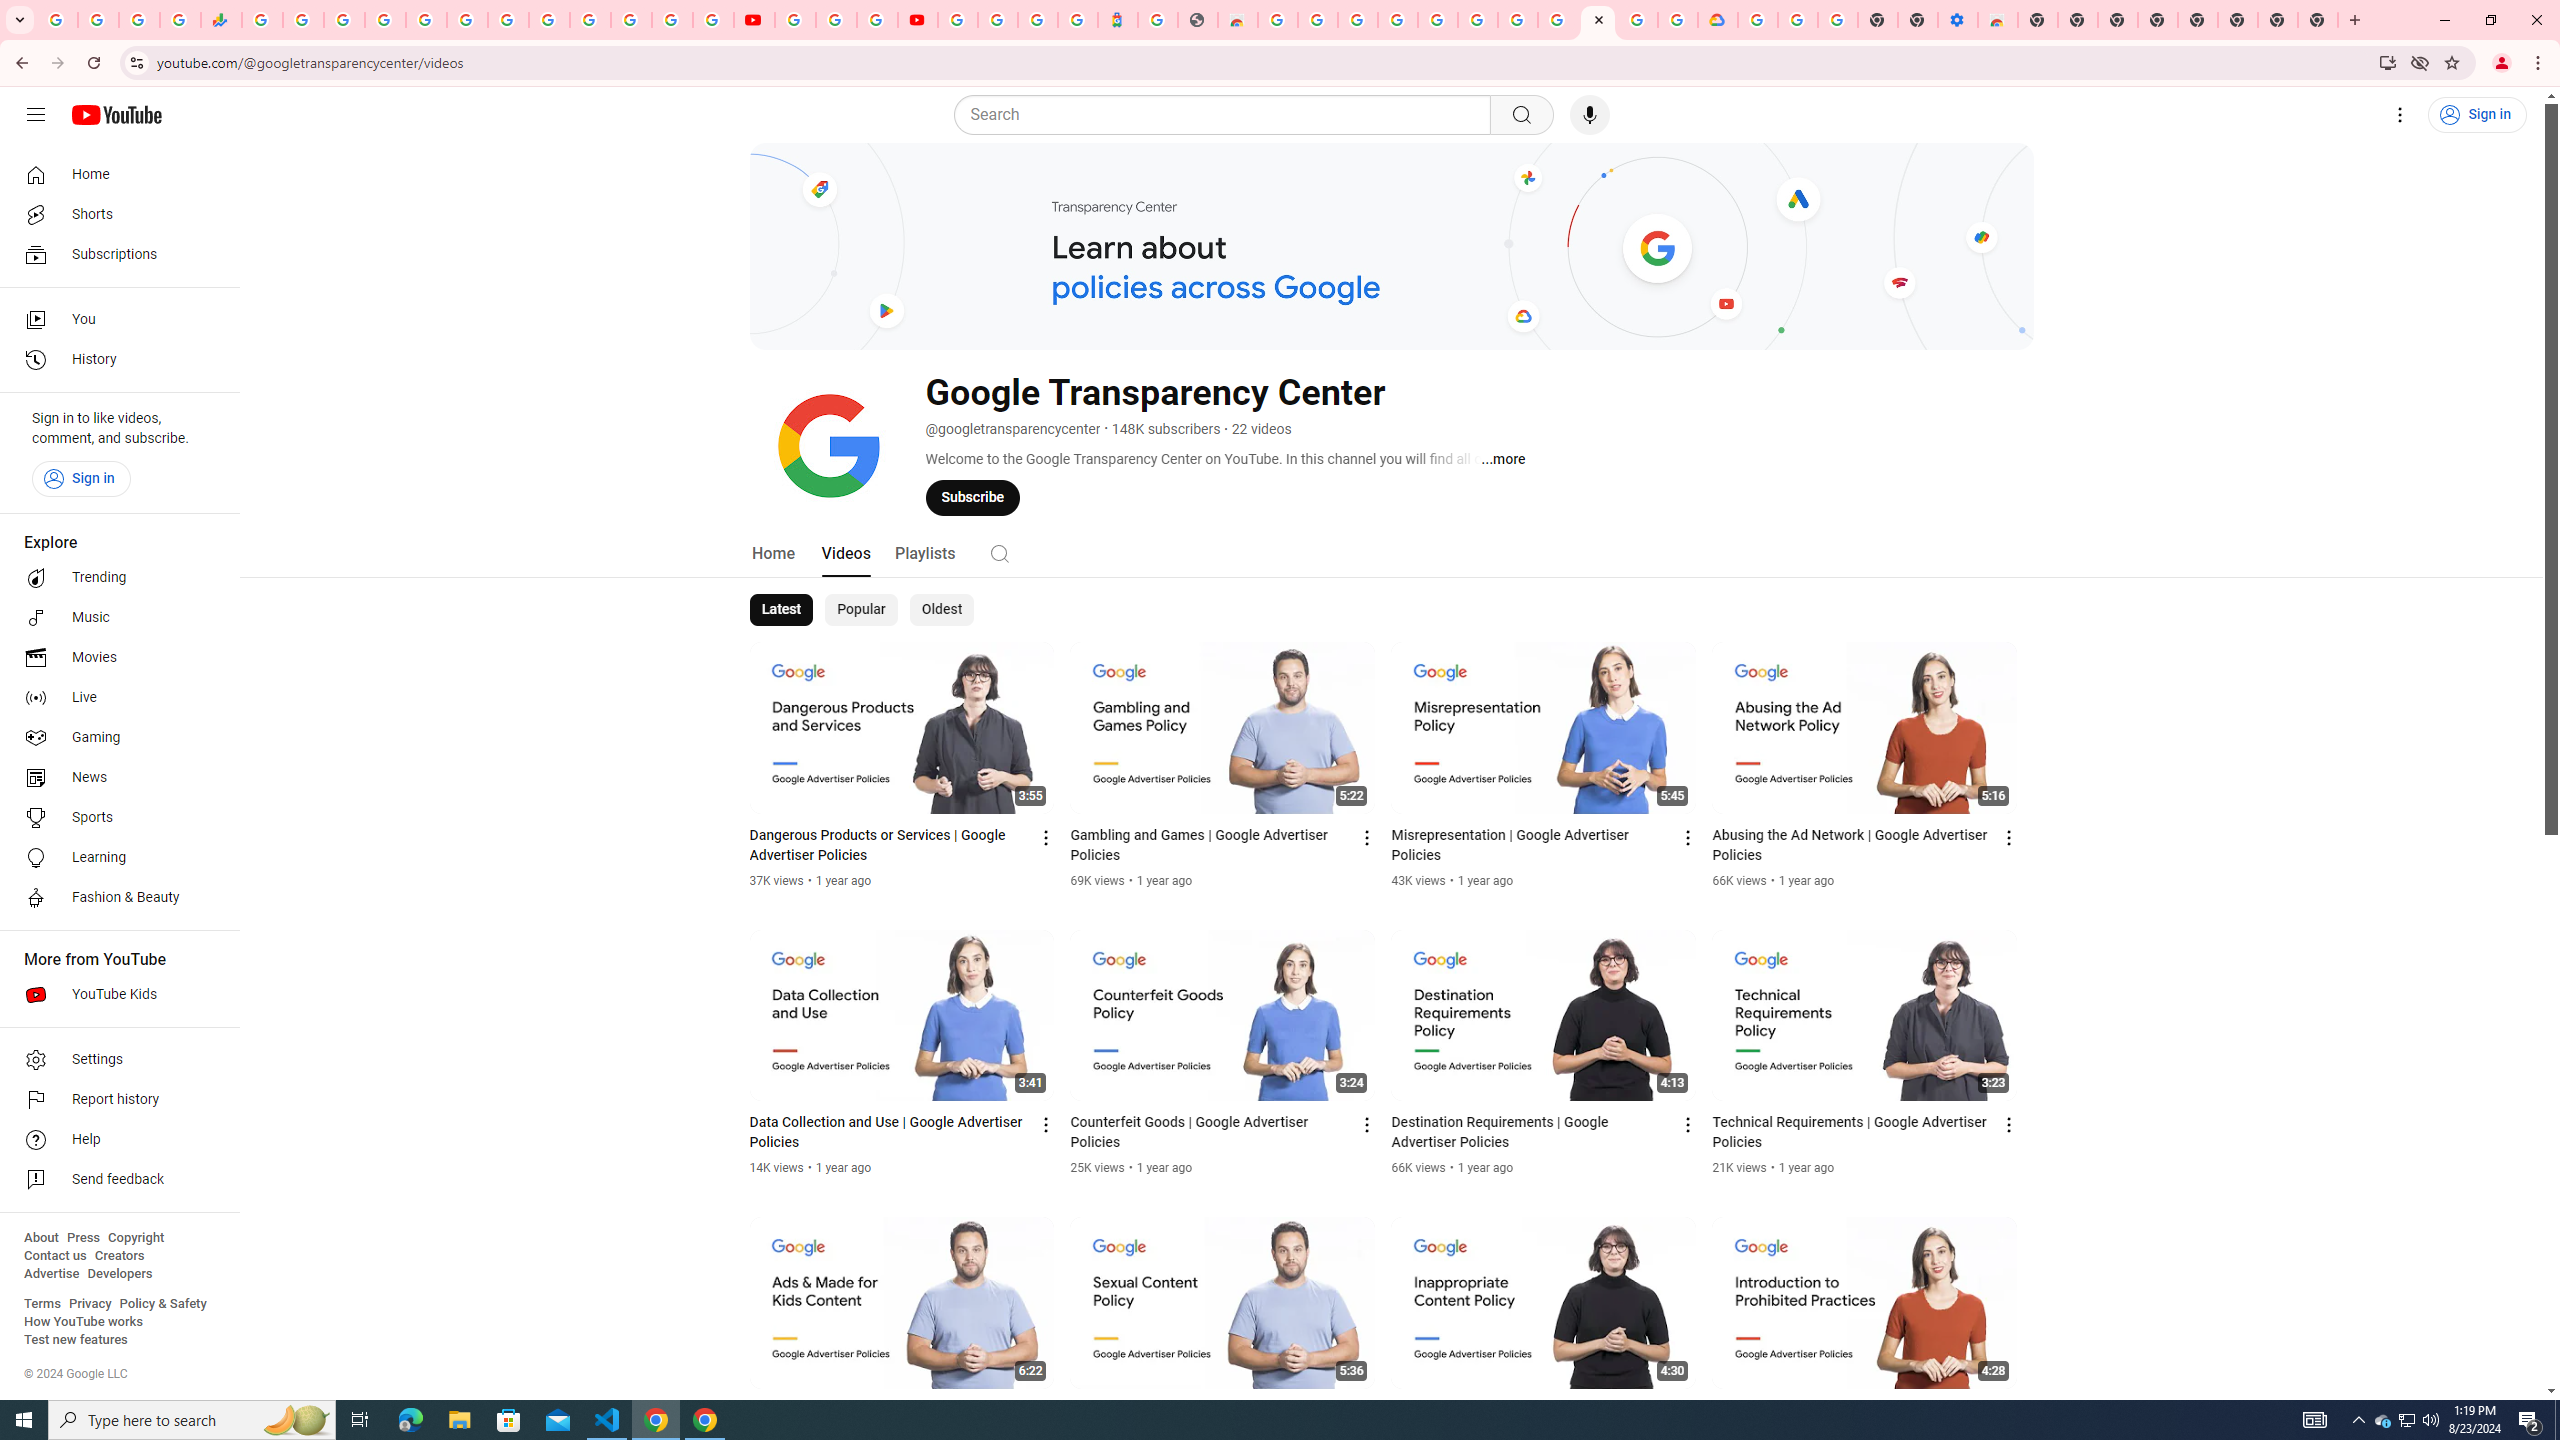  I want to click on 'Oldest', so click(939, 608).